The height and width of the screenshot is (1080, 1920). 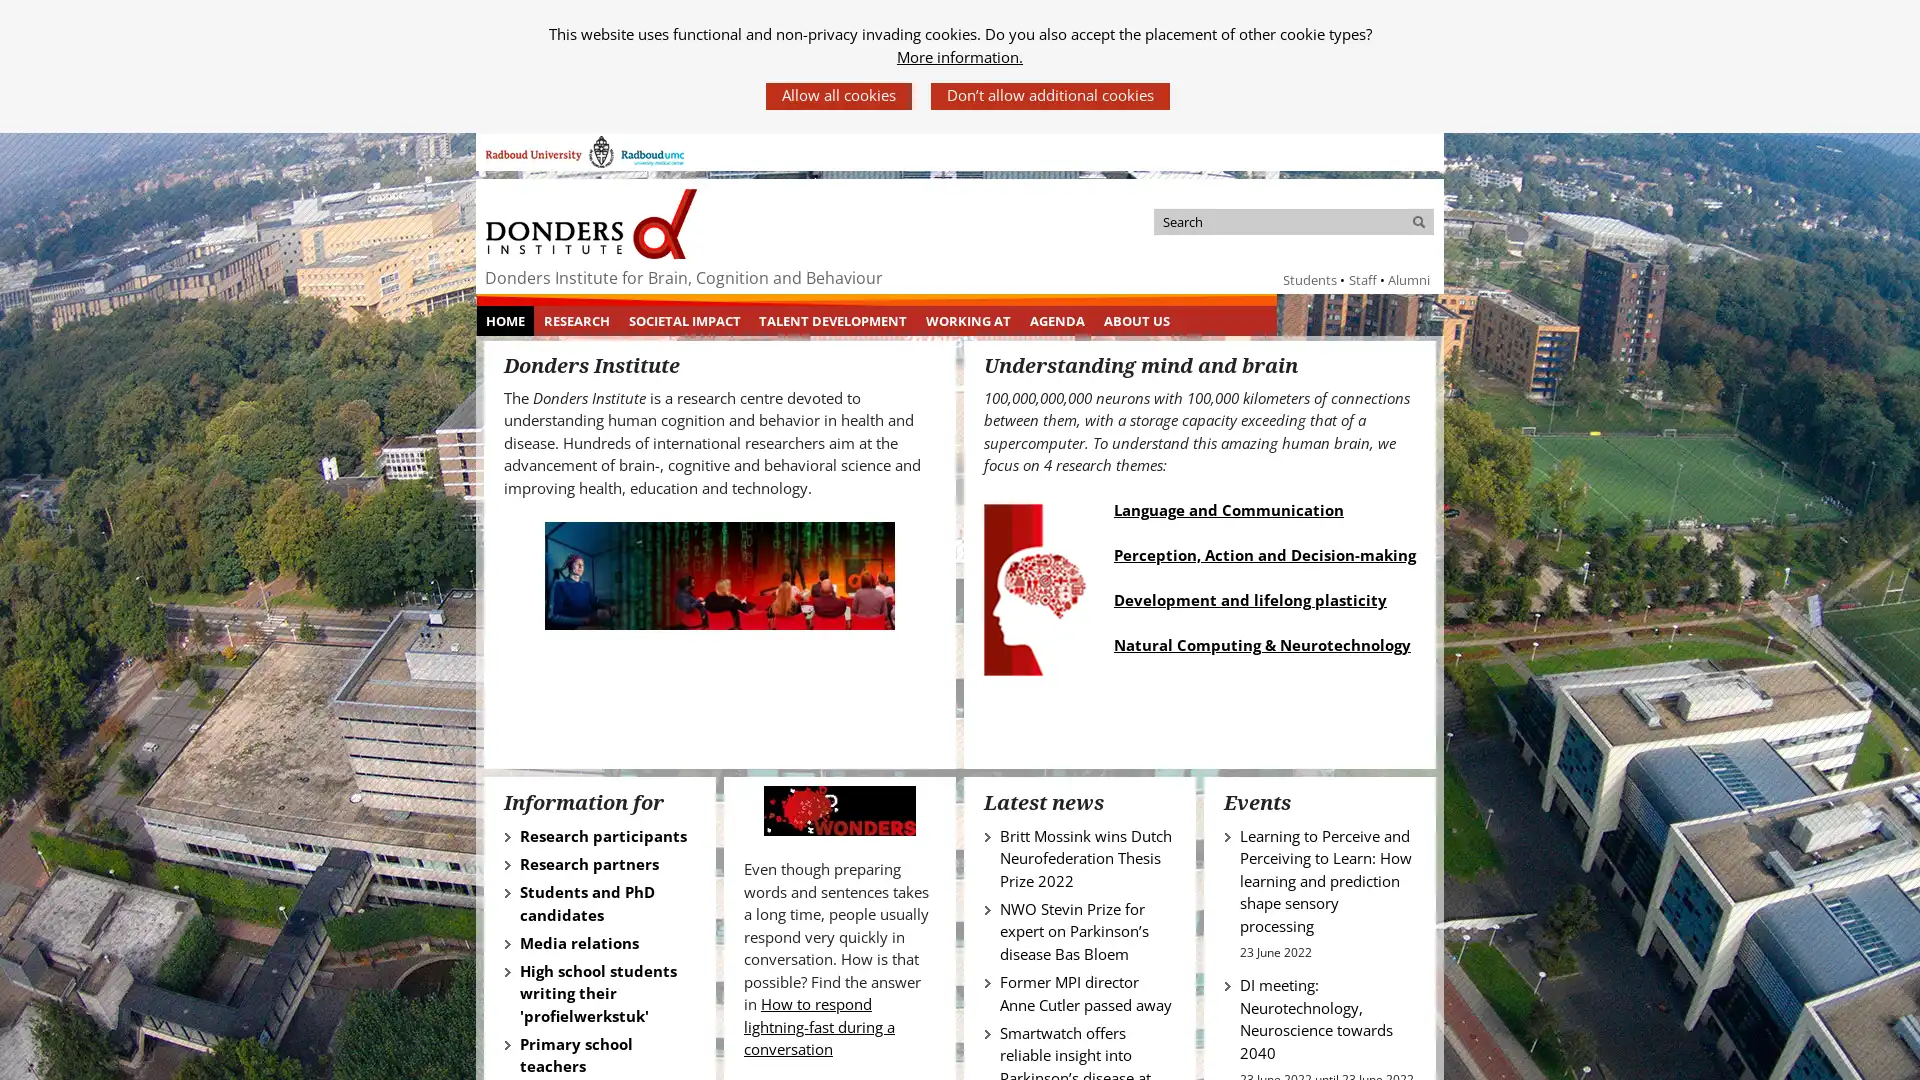 I want to click on Dont allow additional cookies, so click(x=1048, y=96).